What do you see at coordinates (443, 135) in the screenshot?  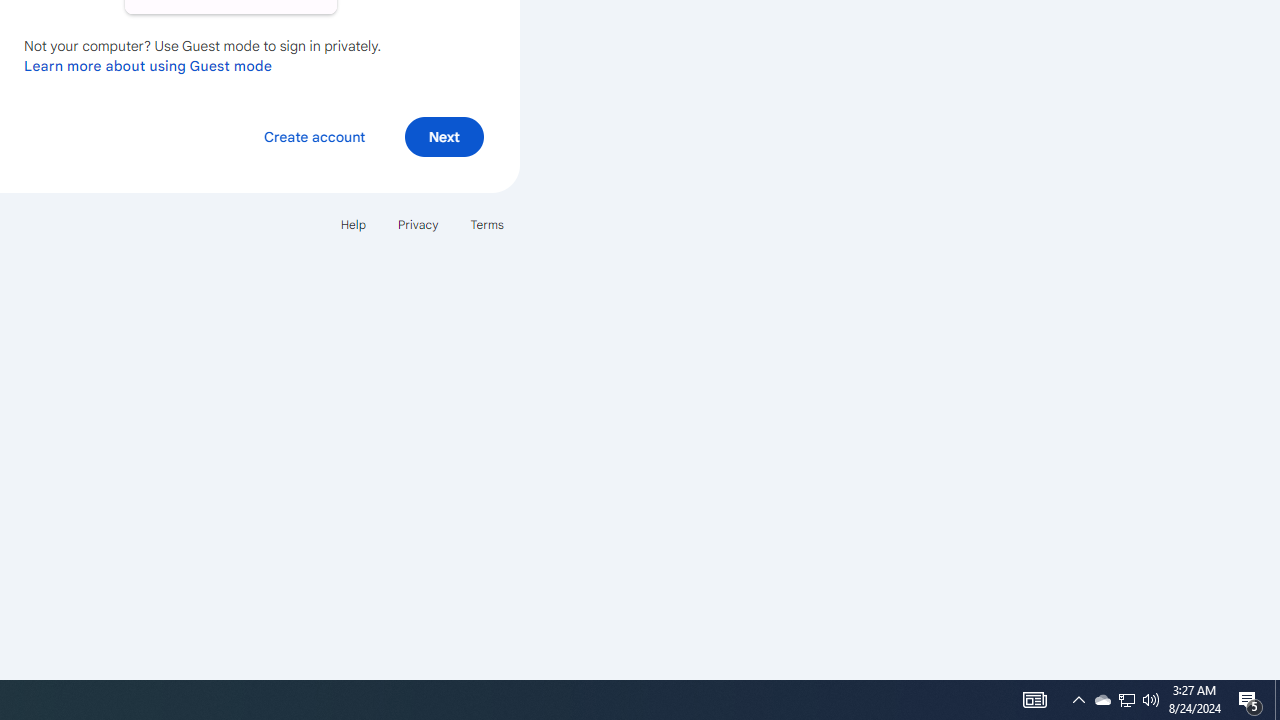 I see `'Next'` at bounding box center [443, 135].